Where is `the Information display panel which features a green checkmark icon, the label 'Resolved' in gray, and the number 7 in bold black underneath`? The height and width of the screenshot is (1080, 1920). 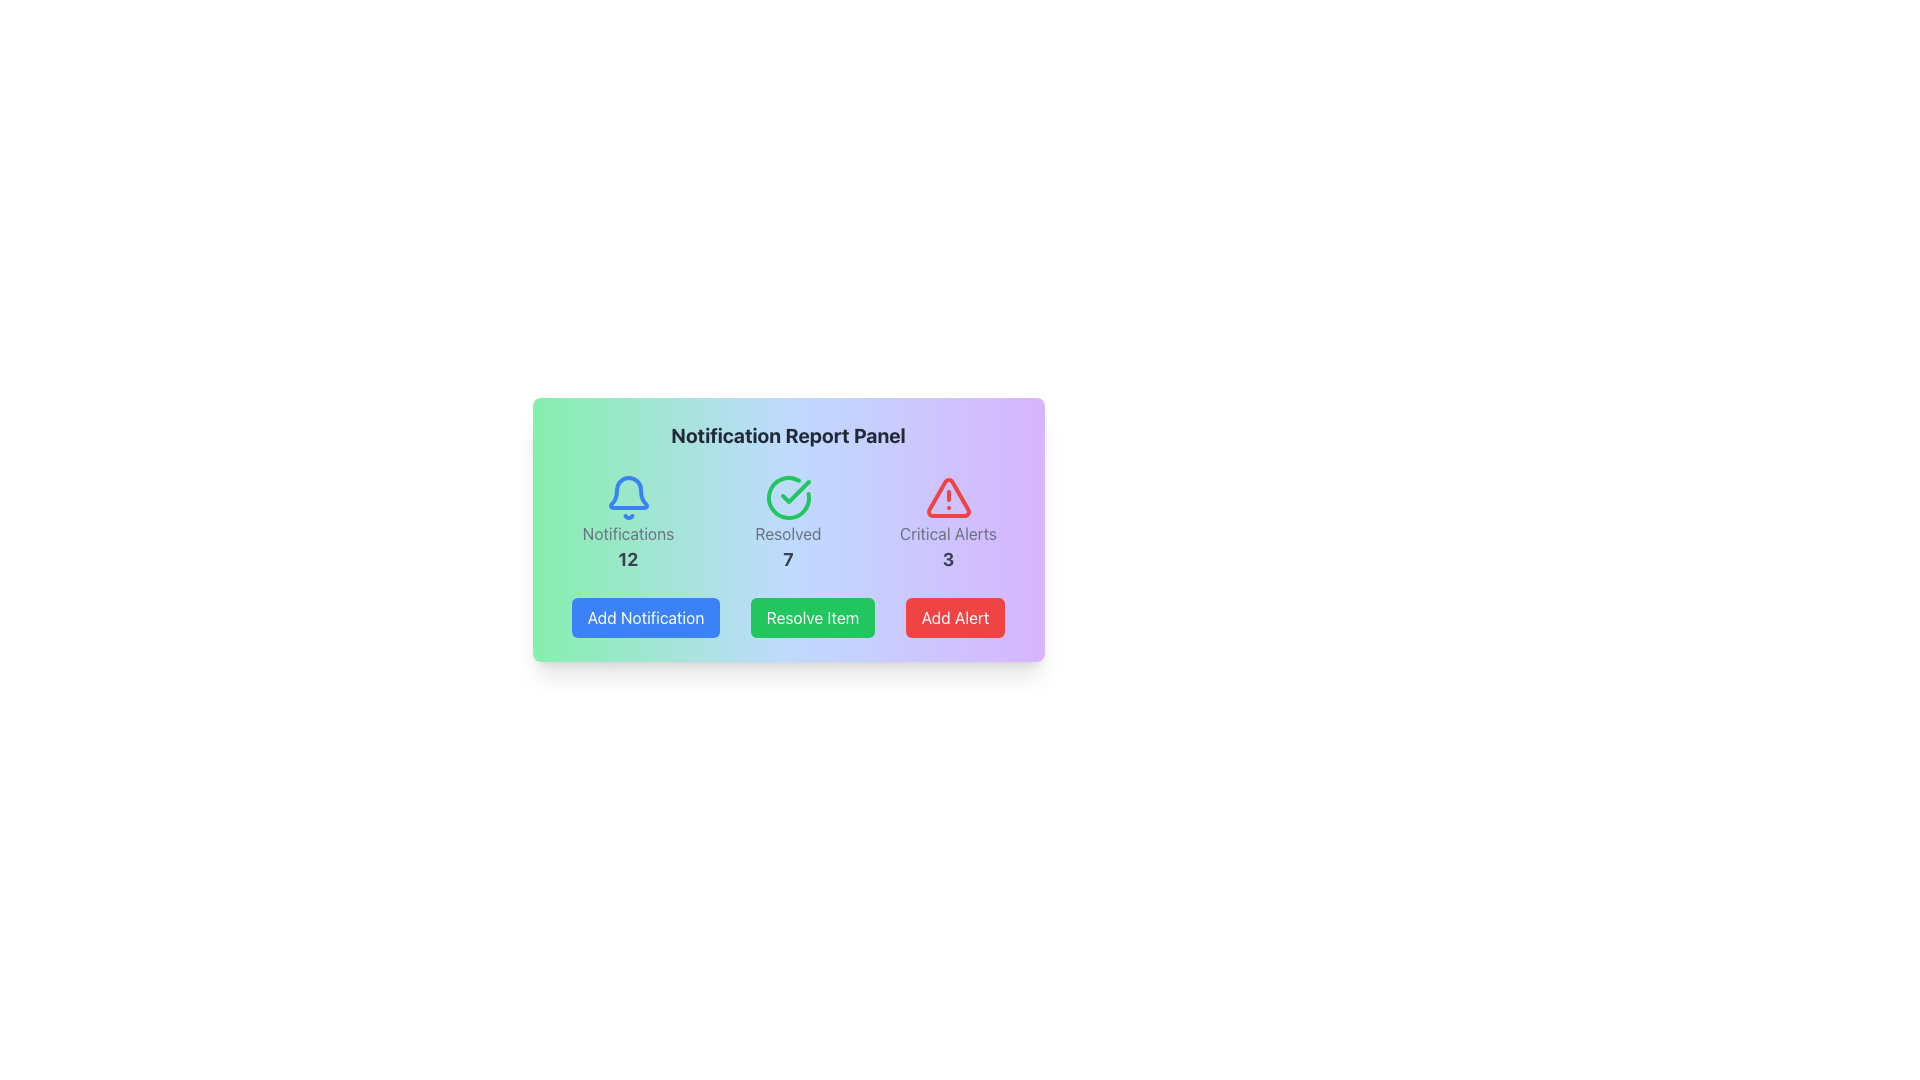 the Information display panel which features a green checkmark icon, the label 'Resolved' in gray, and the number 7 in bold black underneath is located at coordinates (787, 523).